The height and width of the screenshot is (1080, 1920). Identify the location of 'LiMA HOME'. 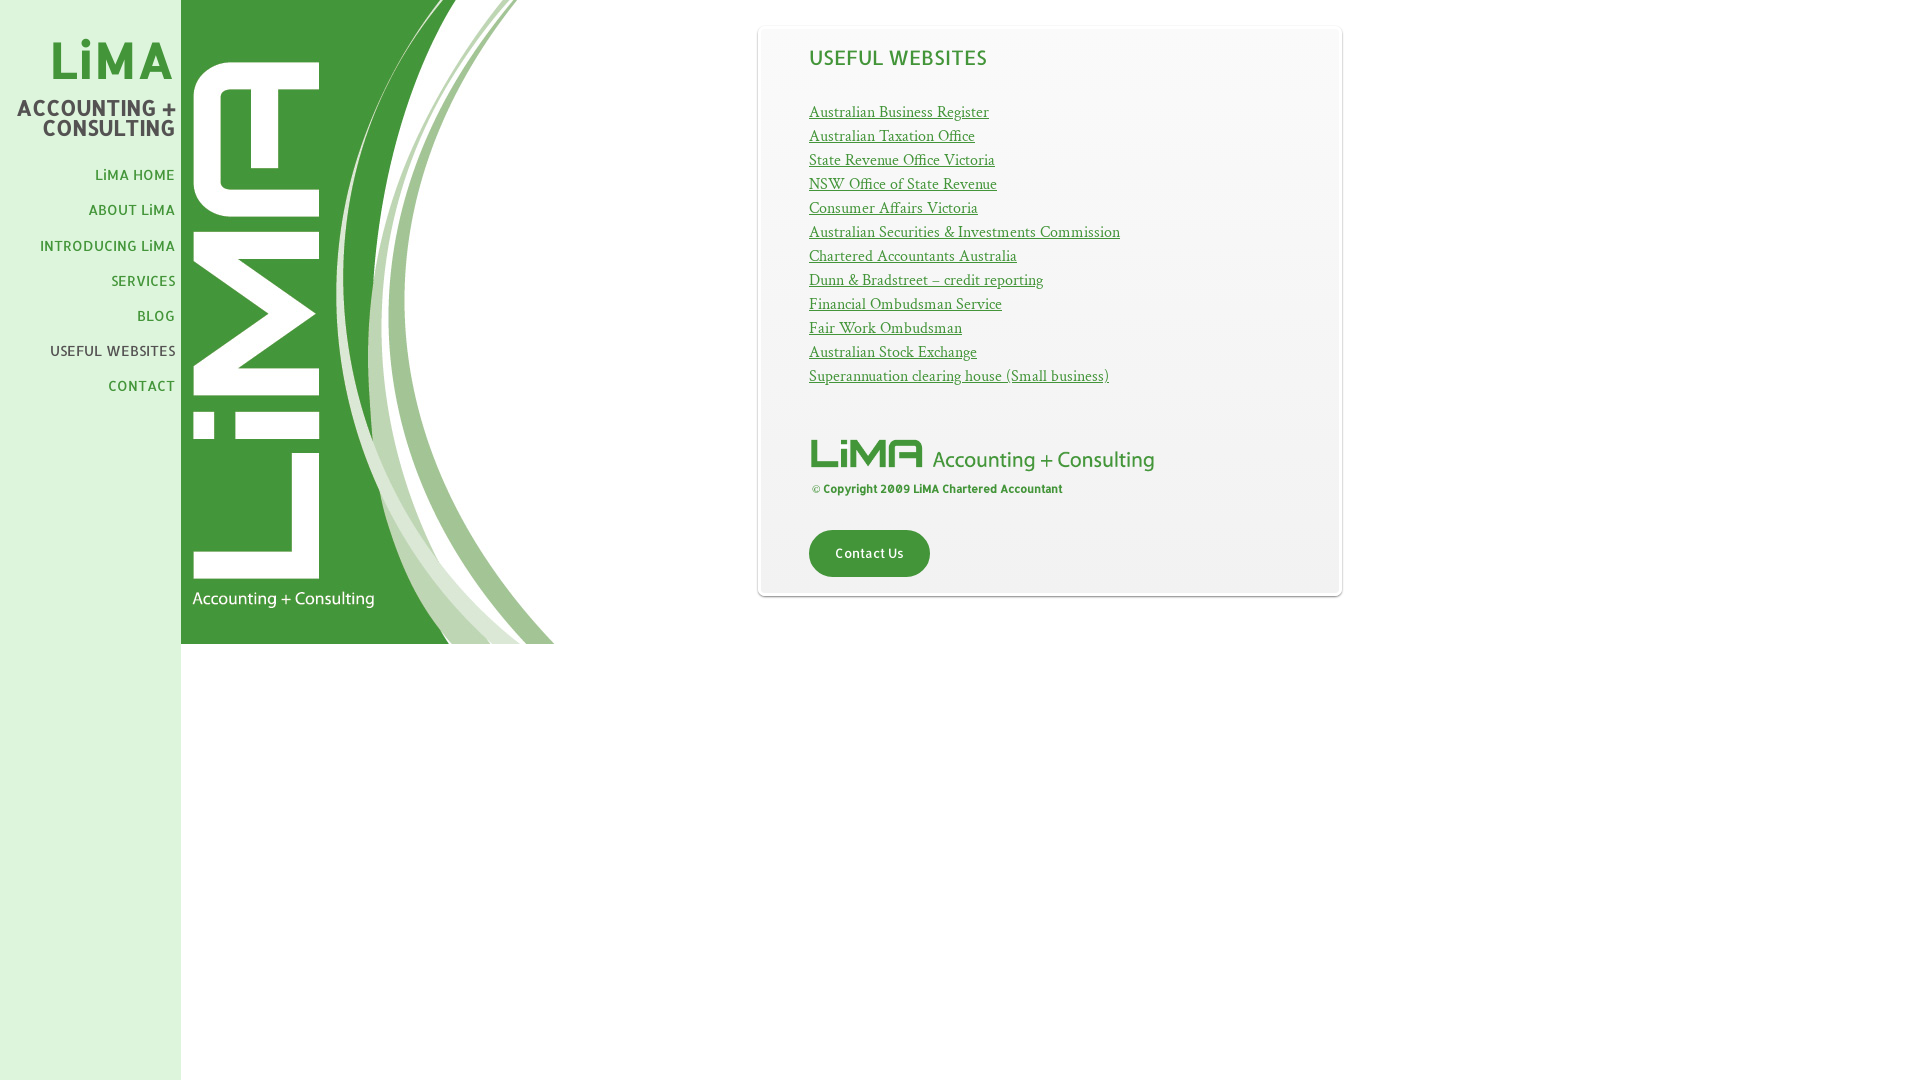
(133, 173).